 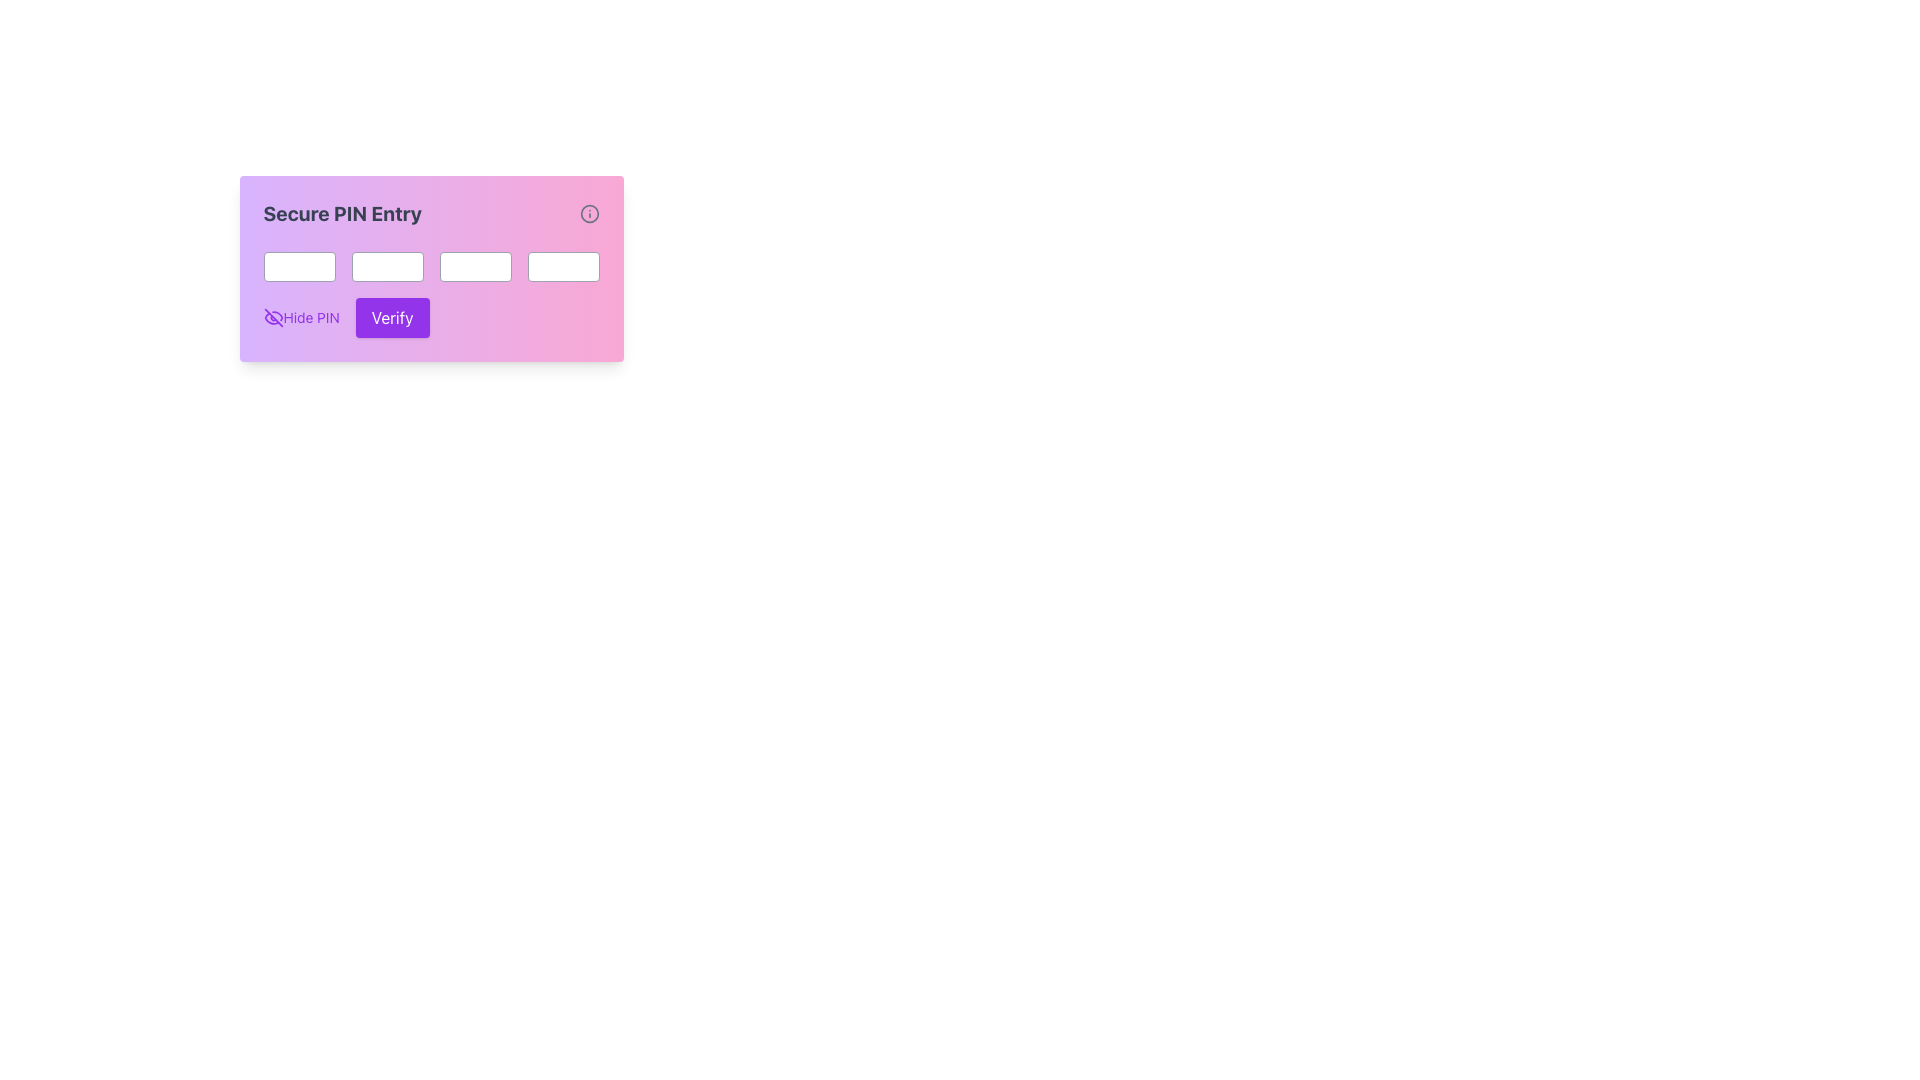 I want to click on the Text Label that serves as a descriptive title for the PIN entry section, which is positioned at the top-middle of the form layout, so click(x=342, y=213).